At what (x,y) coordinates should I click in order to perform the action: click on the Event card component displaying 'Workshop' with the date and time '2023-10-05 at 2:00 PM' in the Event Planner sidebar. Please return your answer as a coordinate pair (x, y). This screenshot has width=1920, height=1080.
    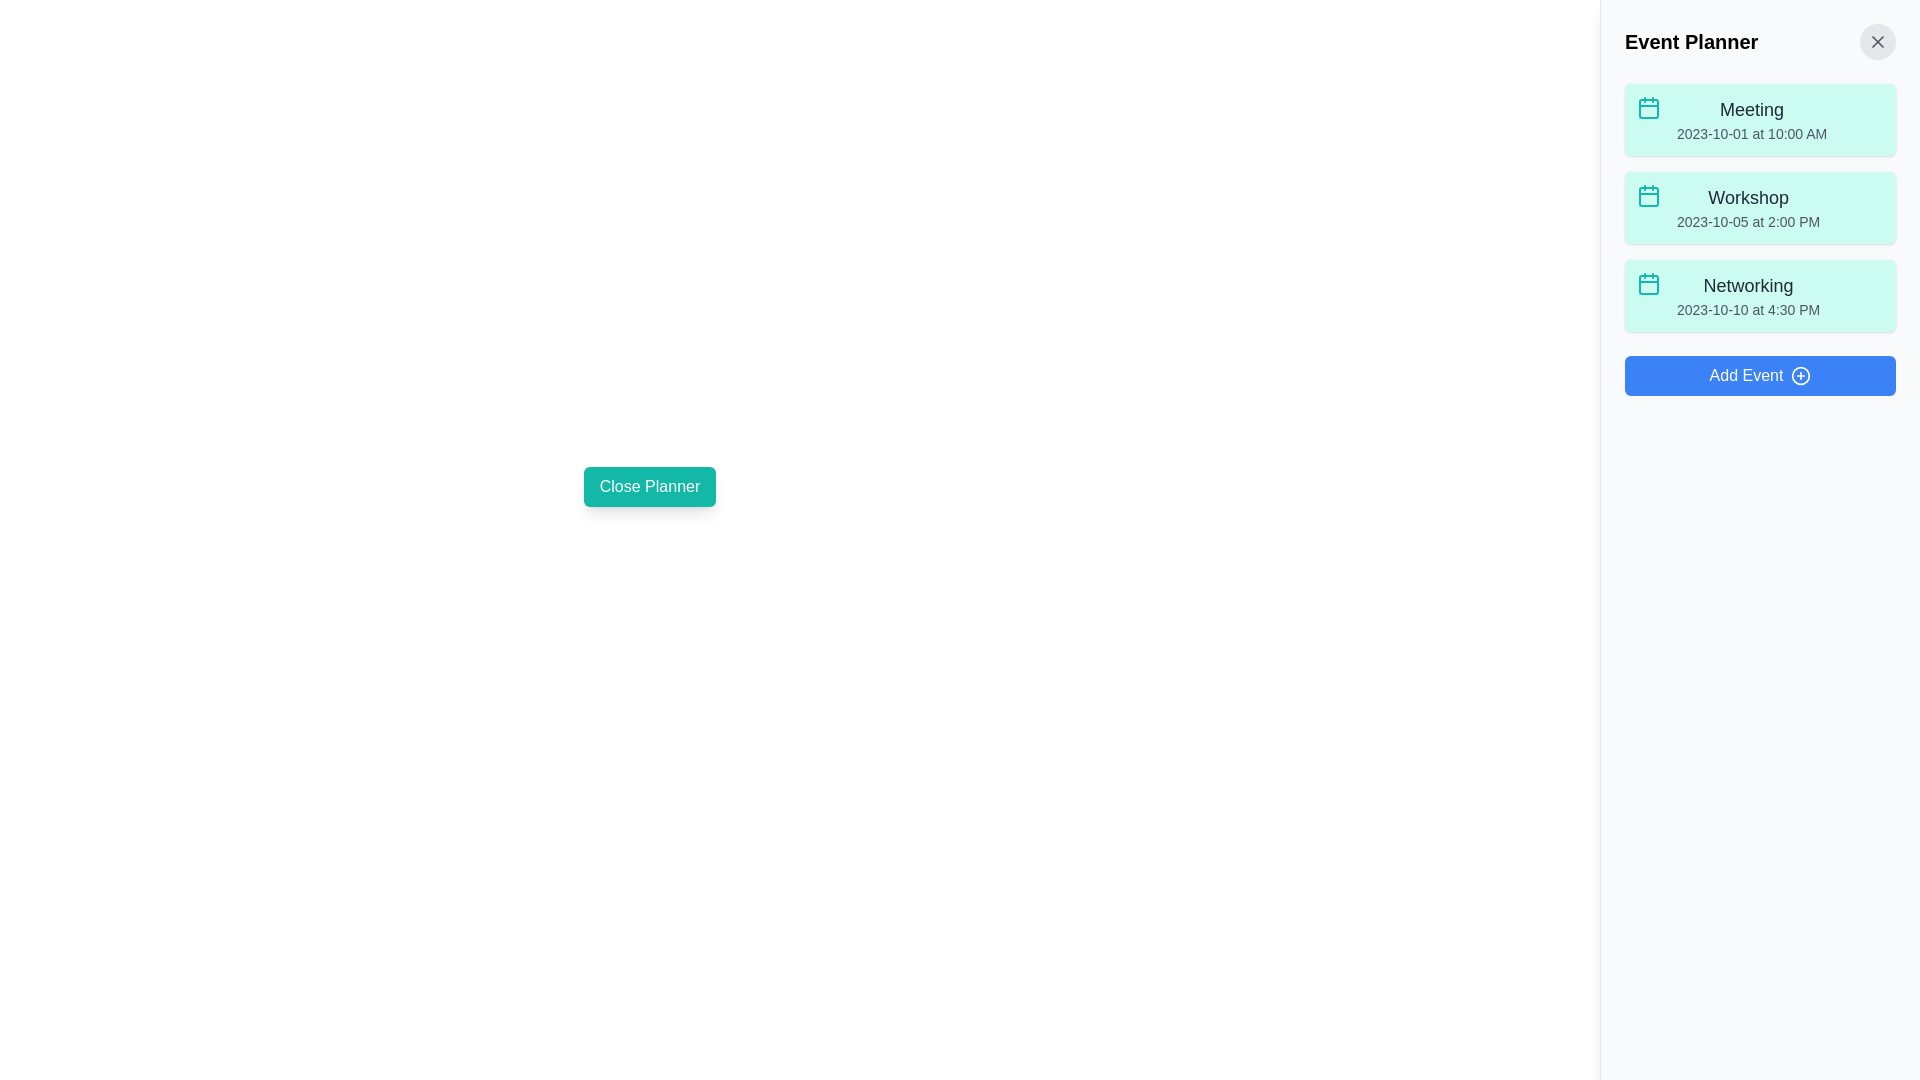
    Looking at the image, I should click on (1760, 208).